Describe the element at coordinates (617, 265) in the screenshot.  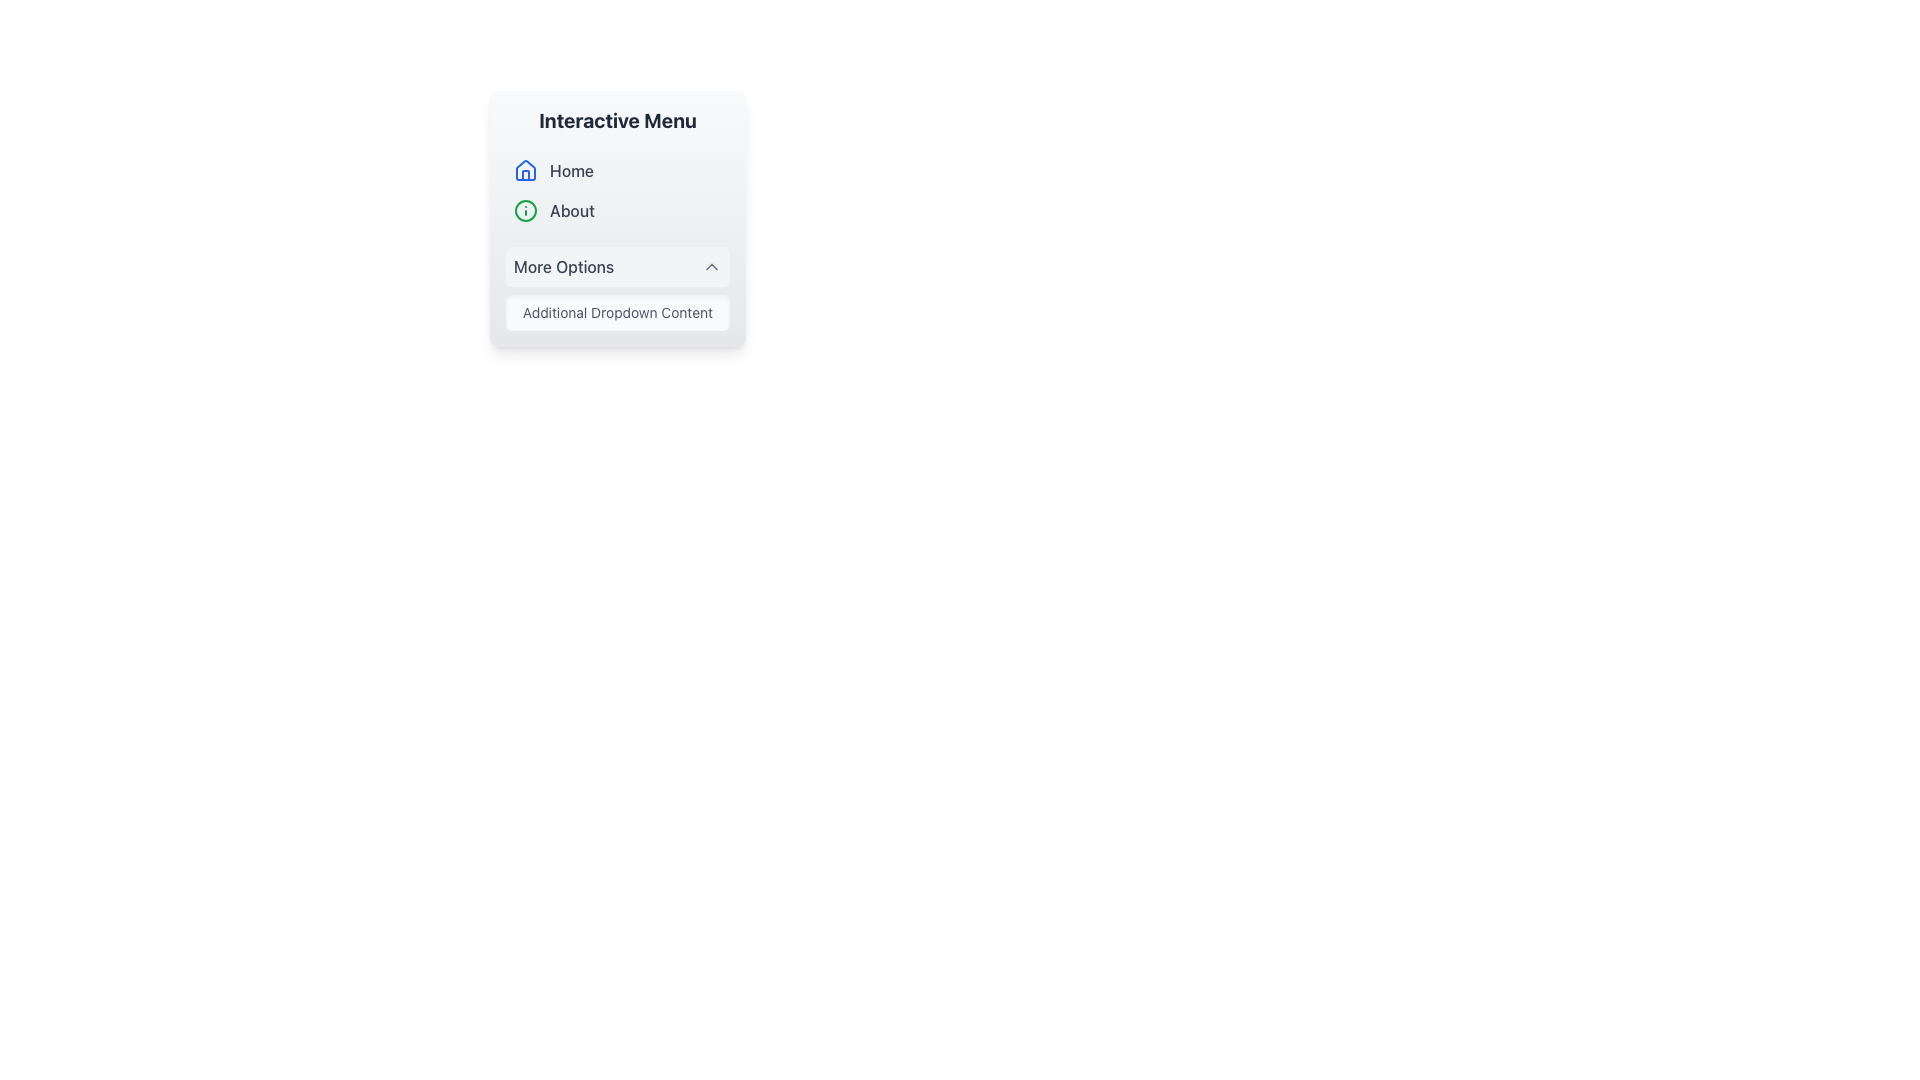
I see `the dropdown toggle button located below the 'About' menu item` at that location.